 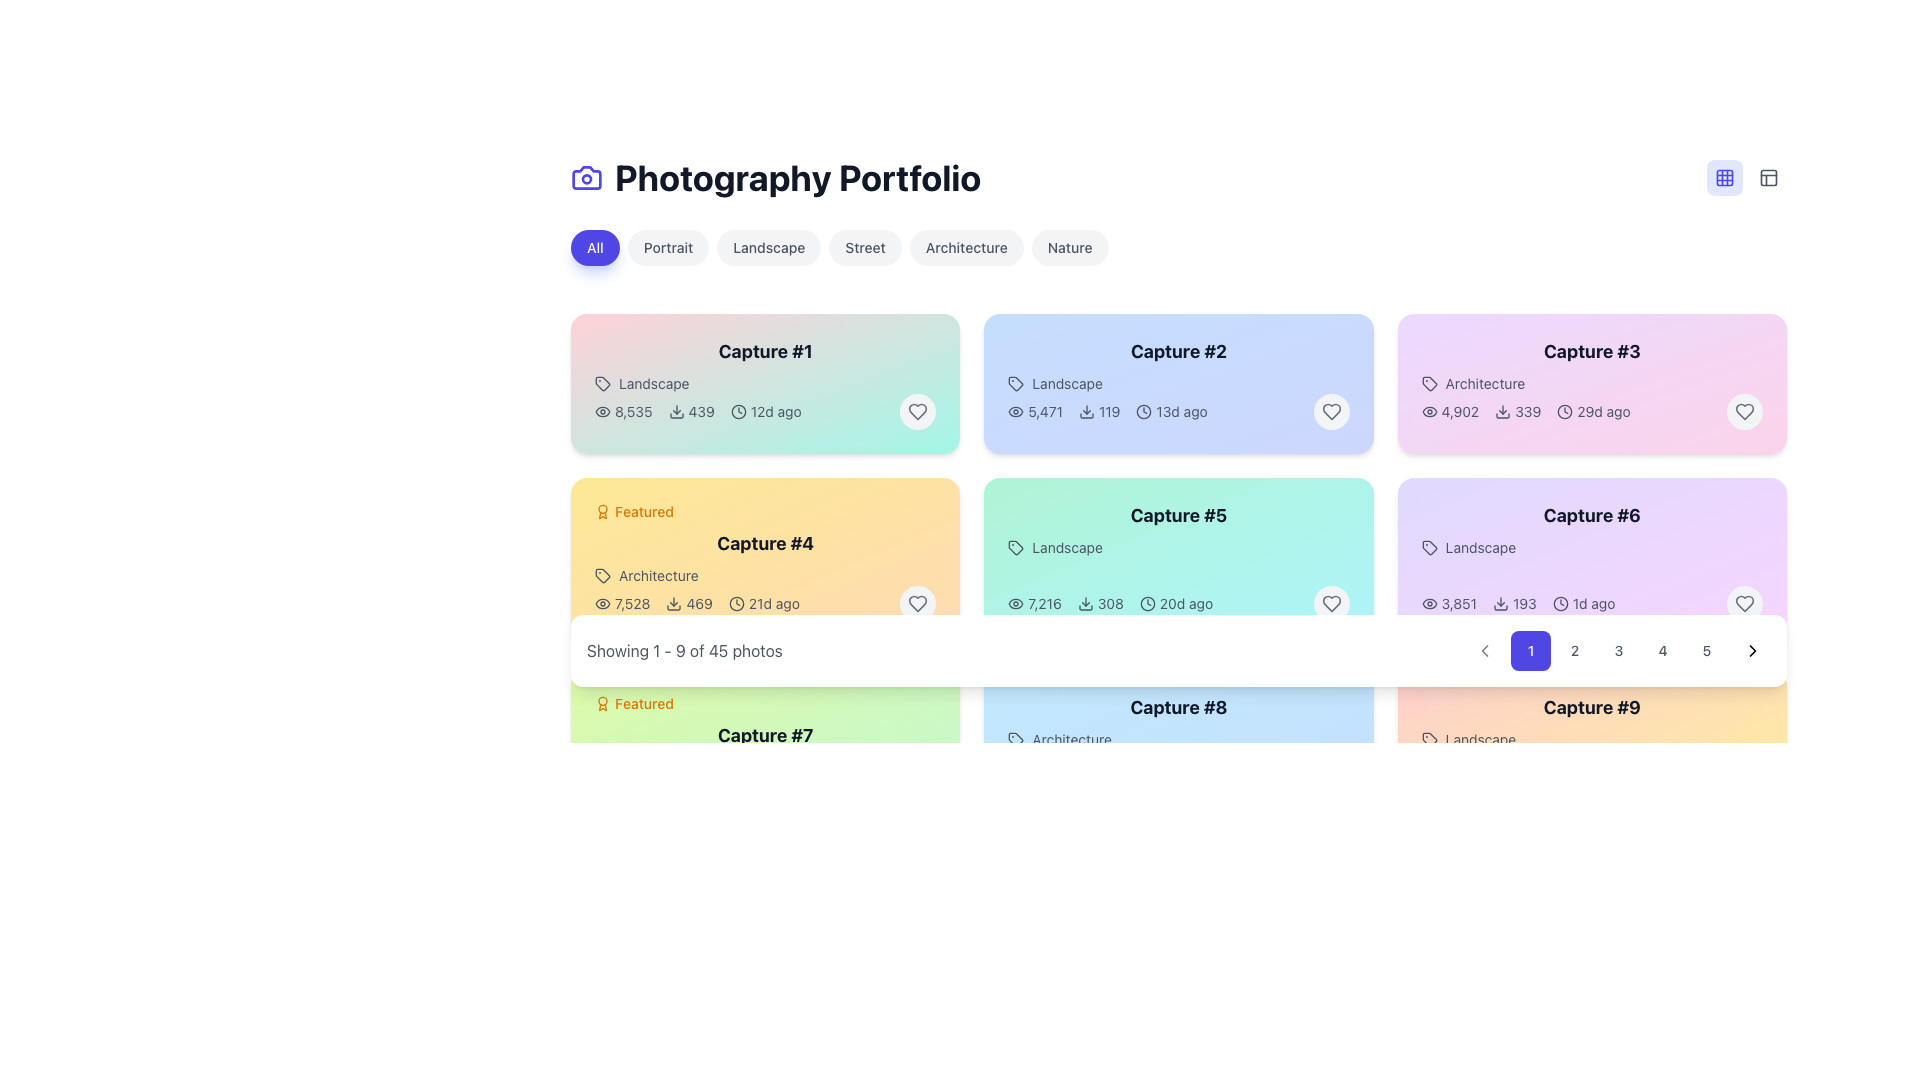 What do you see at coordinates (1484, 651) in the screenshot?
I see `the small, rounded button with a leftward-pointing chevron icon located in the pagination section, immediately to the left of the '1' button, to observe the hover effect` at bounding box center [1484, 651].